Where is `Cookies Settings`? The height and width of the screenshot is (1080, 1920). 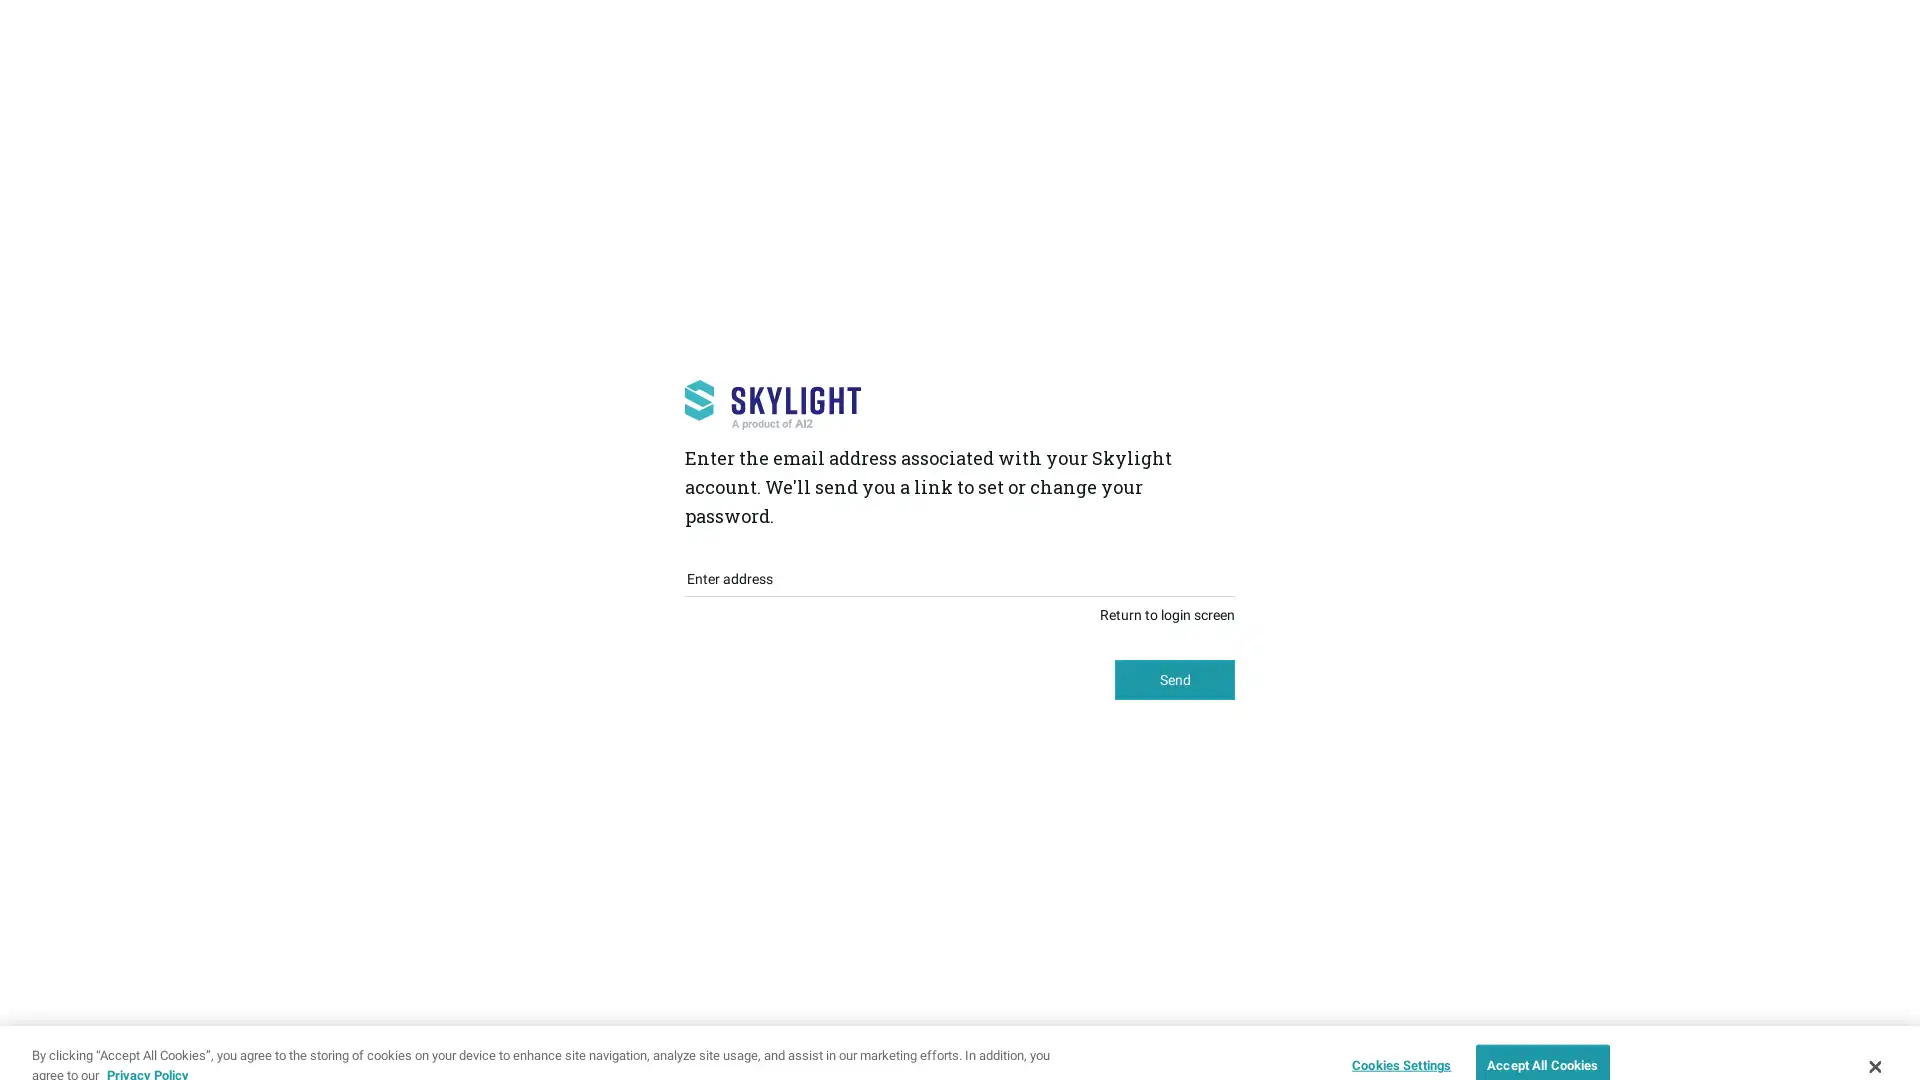 Cookies Settings is located at coordinates (1395, 1036).